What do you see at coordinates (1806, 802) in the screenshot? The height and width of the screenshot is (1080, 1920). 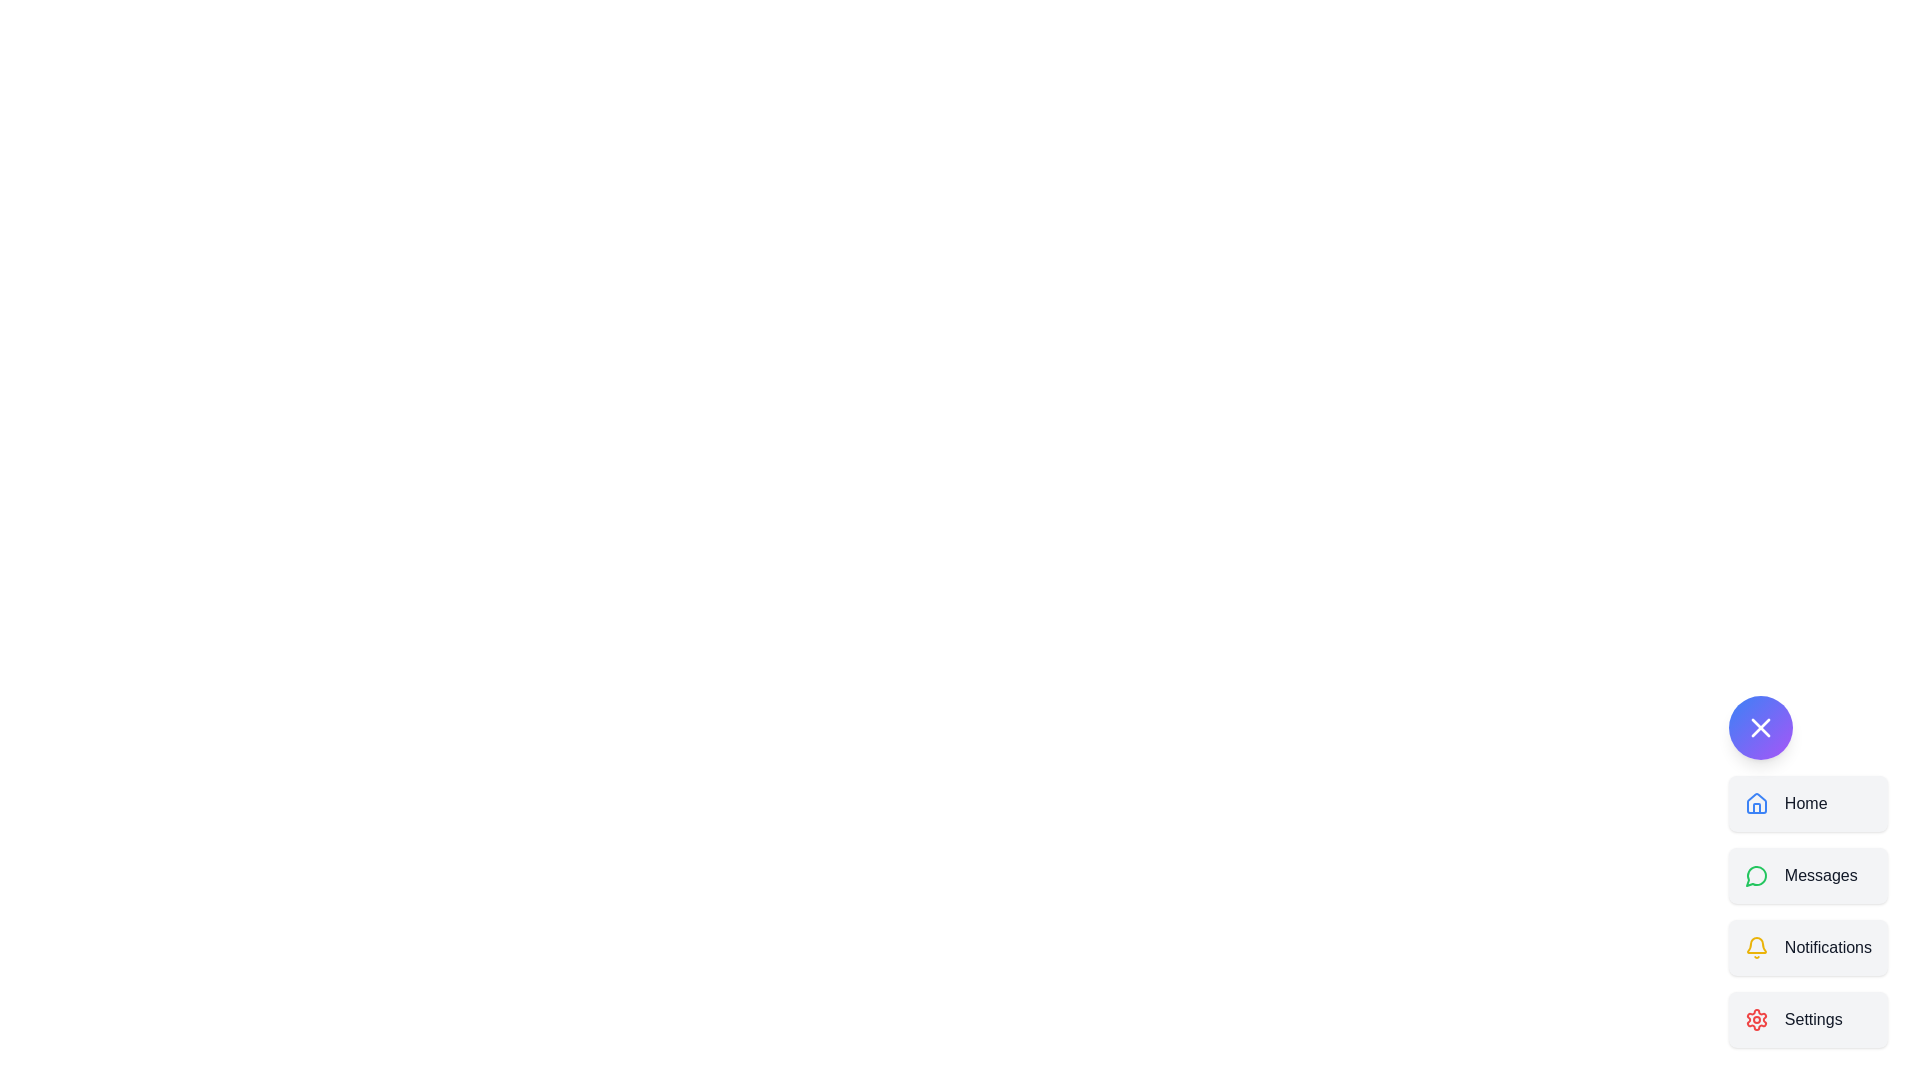 I see `the Text label indicating the Home navigation button, which is located to the right of the house-shaped icon in the first button of a vertical list of interactive elements` at bounding box center [1806, 802].